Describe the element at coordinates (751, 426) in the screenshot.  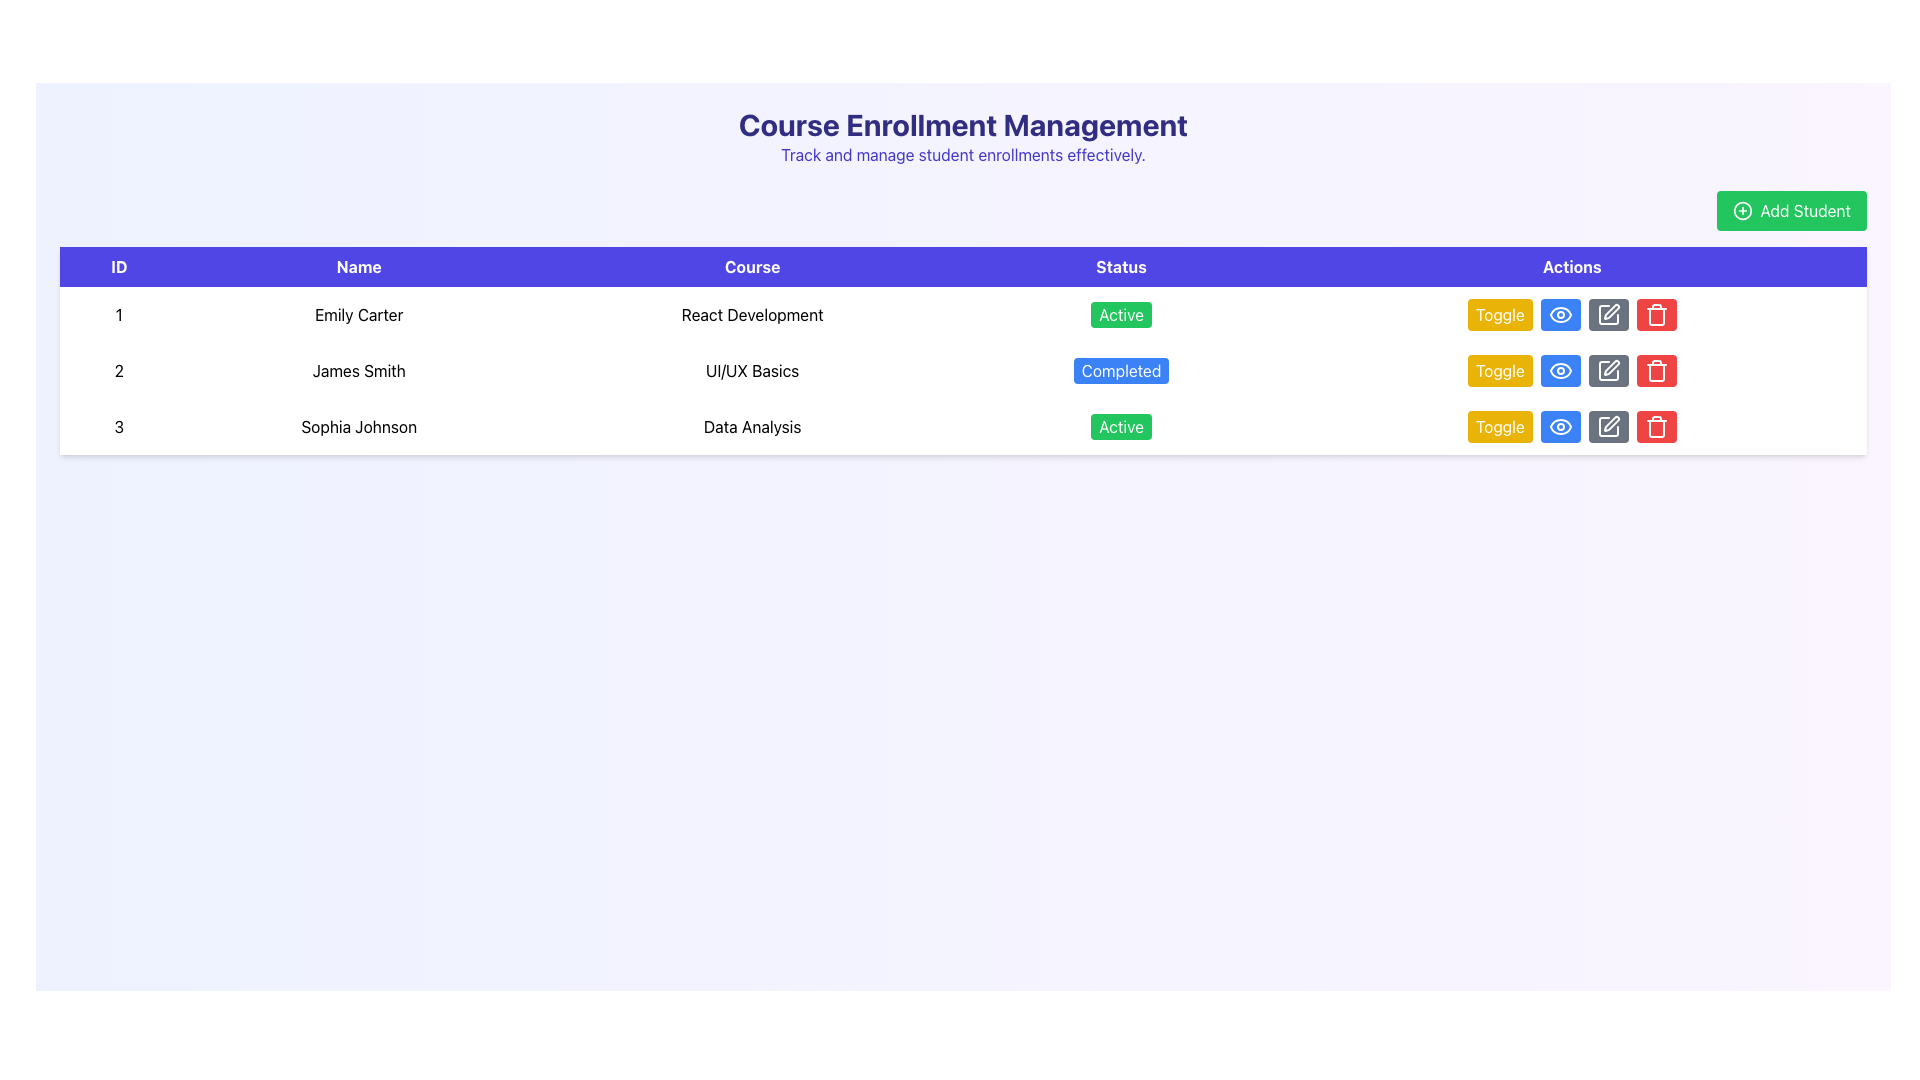
I see `the text display element that presents the course name in the third row of the table under the 'Course' column, positioned between 'Sophia Johnson' and 'Active'` at that location.